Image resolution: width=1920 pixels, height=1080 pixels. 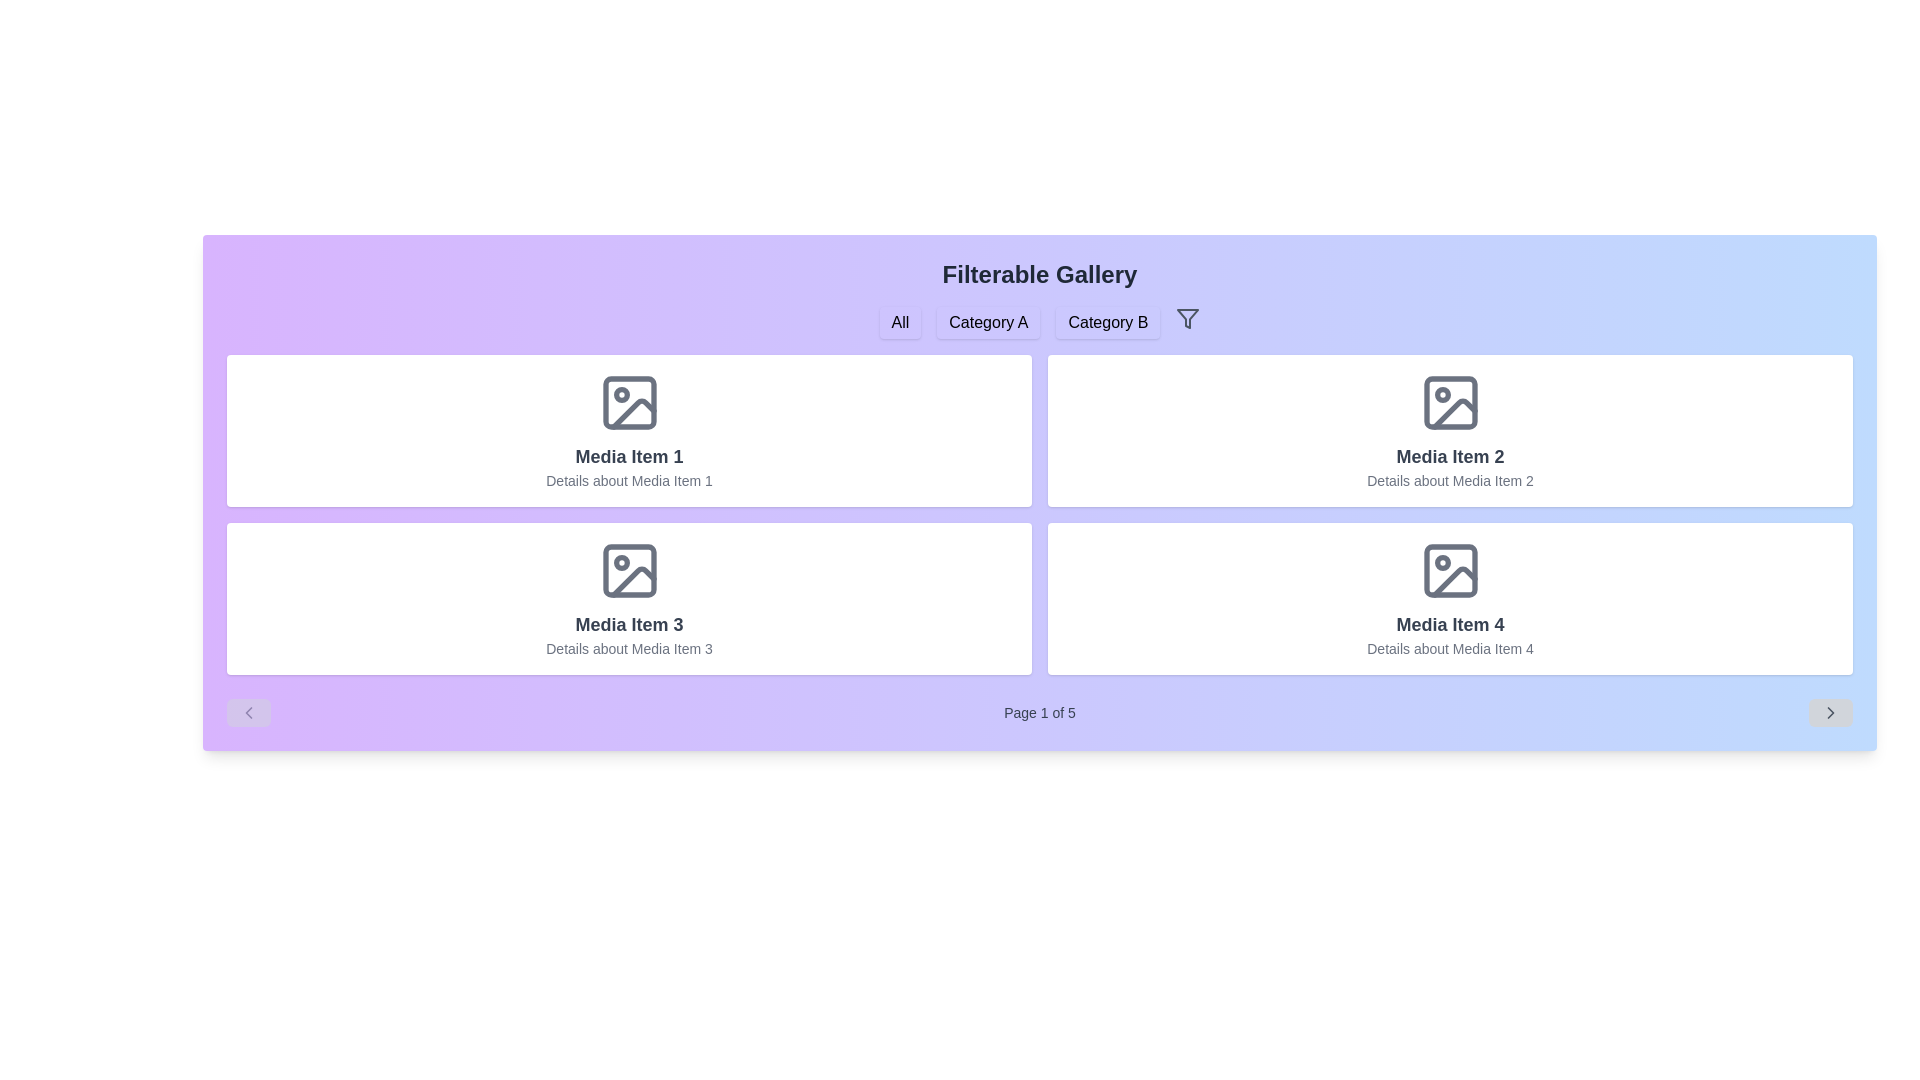 What do you see at coordinates (1107, 322) in the screenshot?
I see `the 'Category B' text button in the top navigation bar` at bounding box center [1107, 322].